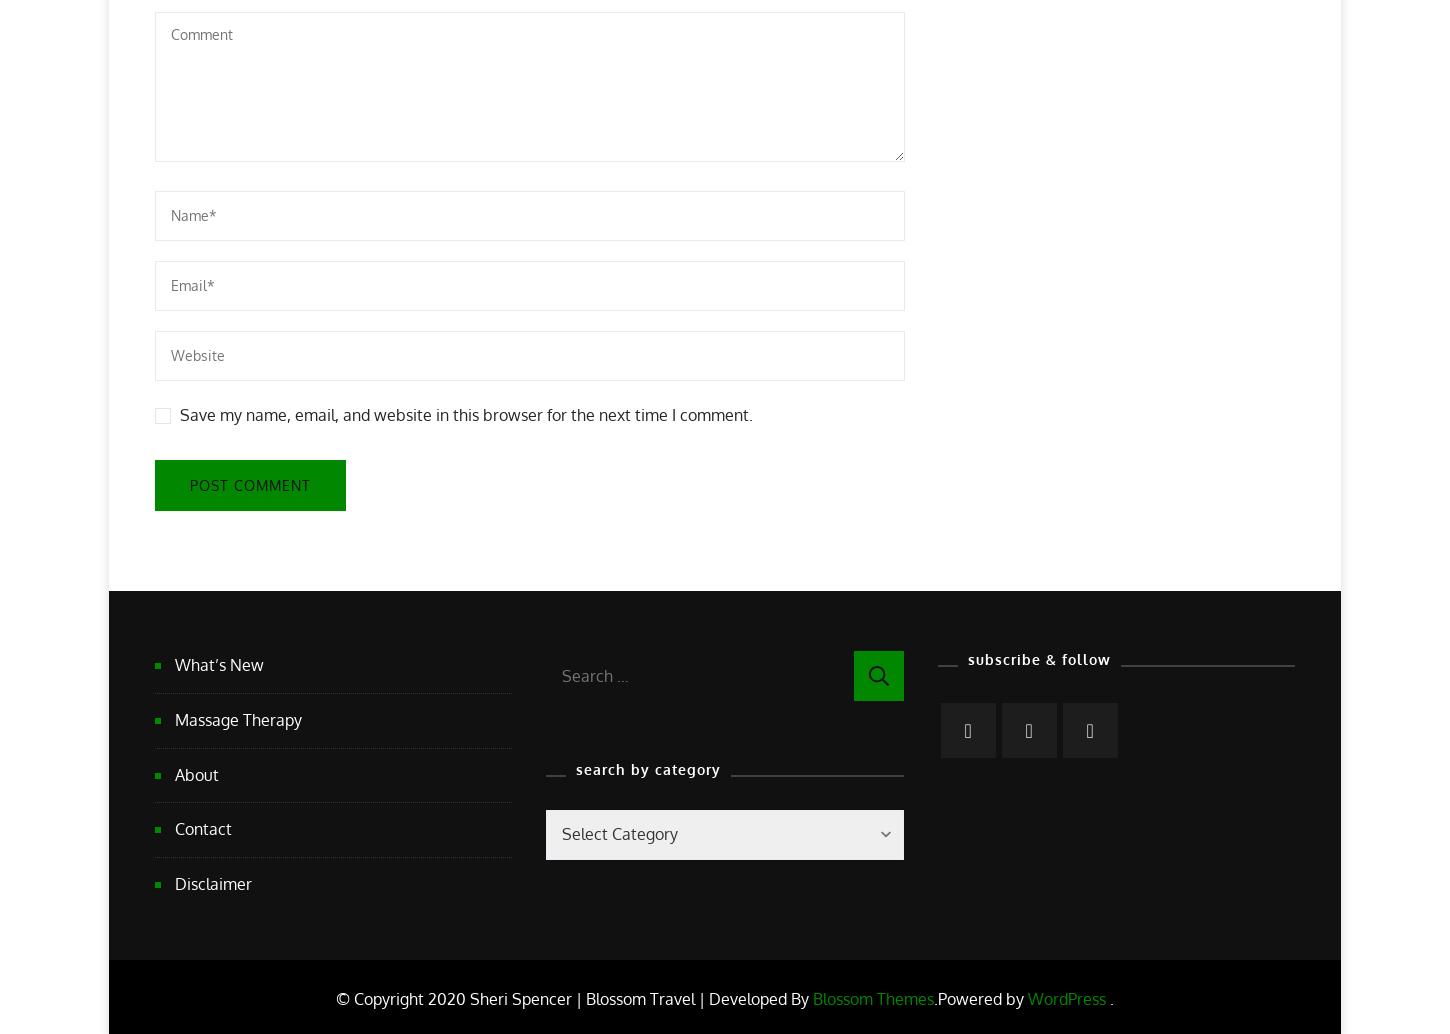 This screenshot has height=1034, width=1450. What do you see at coordinates (174, 882) in the screenshot?
I see `'Disclaimer'` at bounding box center [174, 882].